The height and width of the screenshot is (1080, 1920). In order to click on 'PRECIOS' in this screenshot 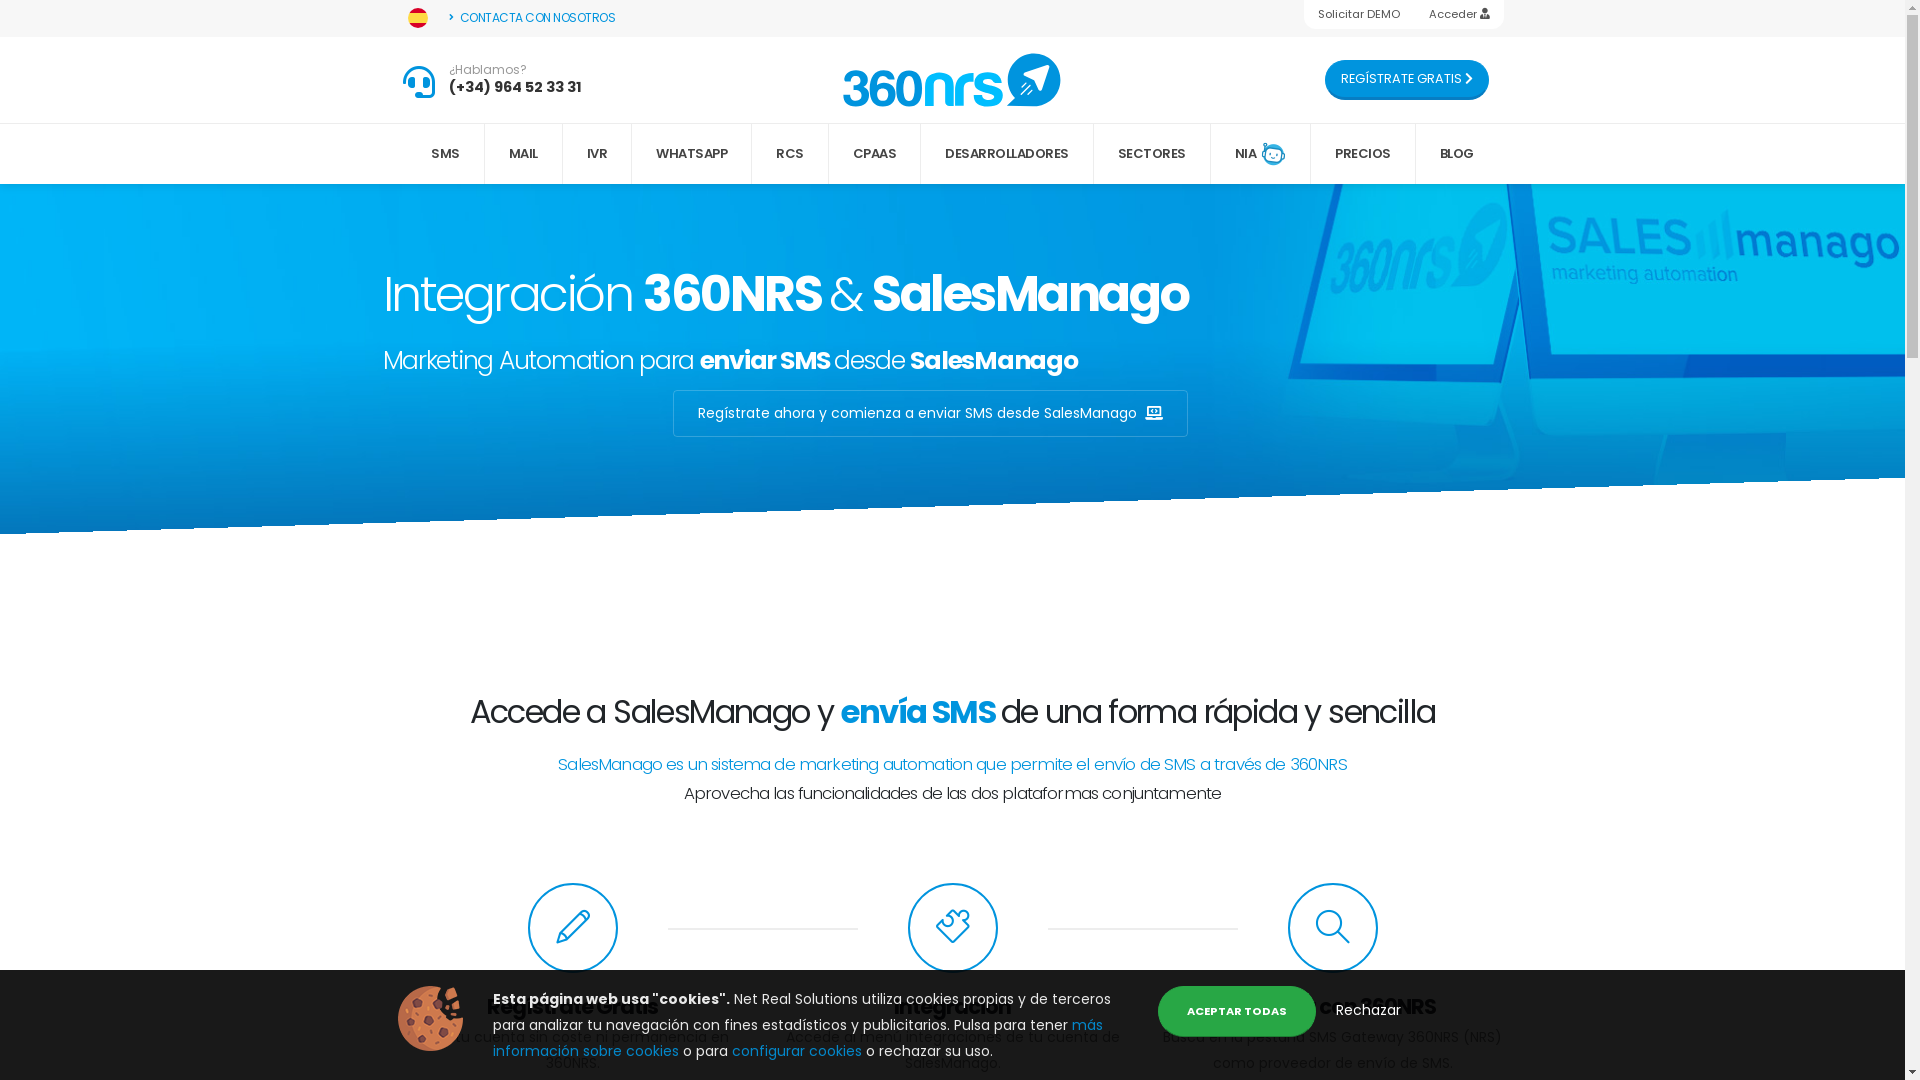, I will do `click(1362, 153)`.